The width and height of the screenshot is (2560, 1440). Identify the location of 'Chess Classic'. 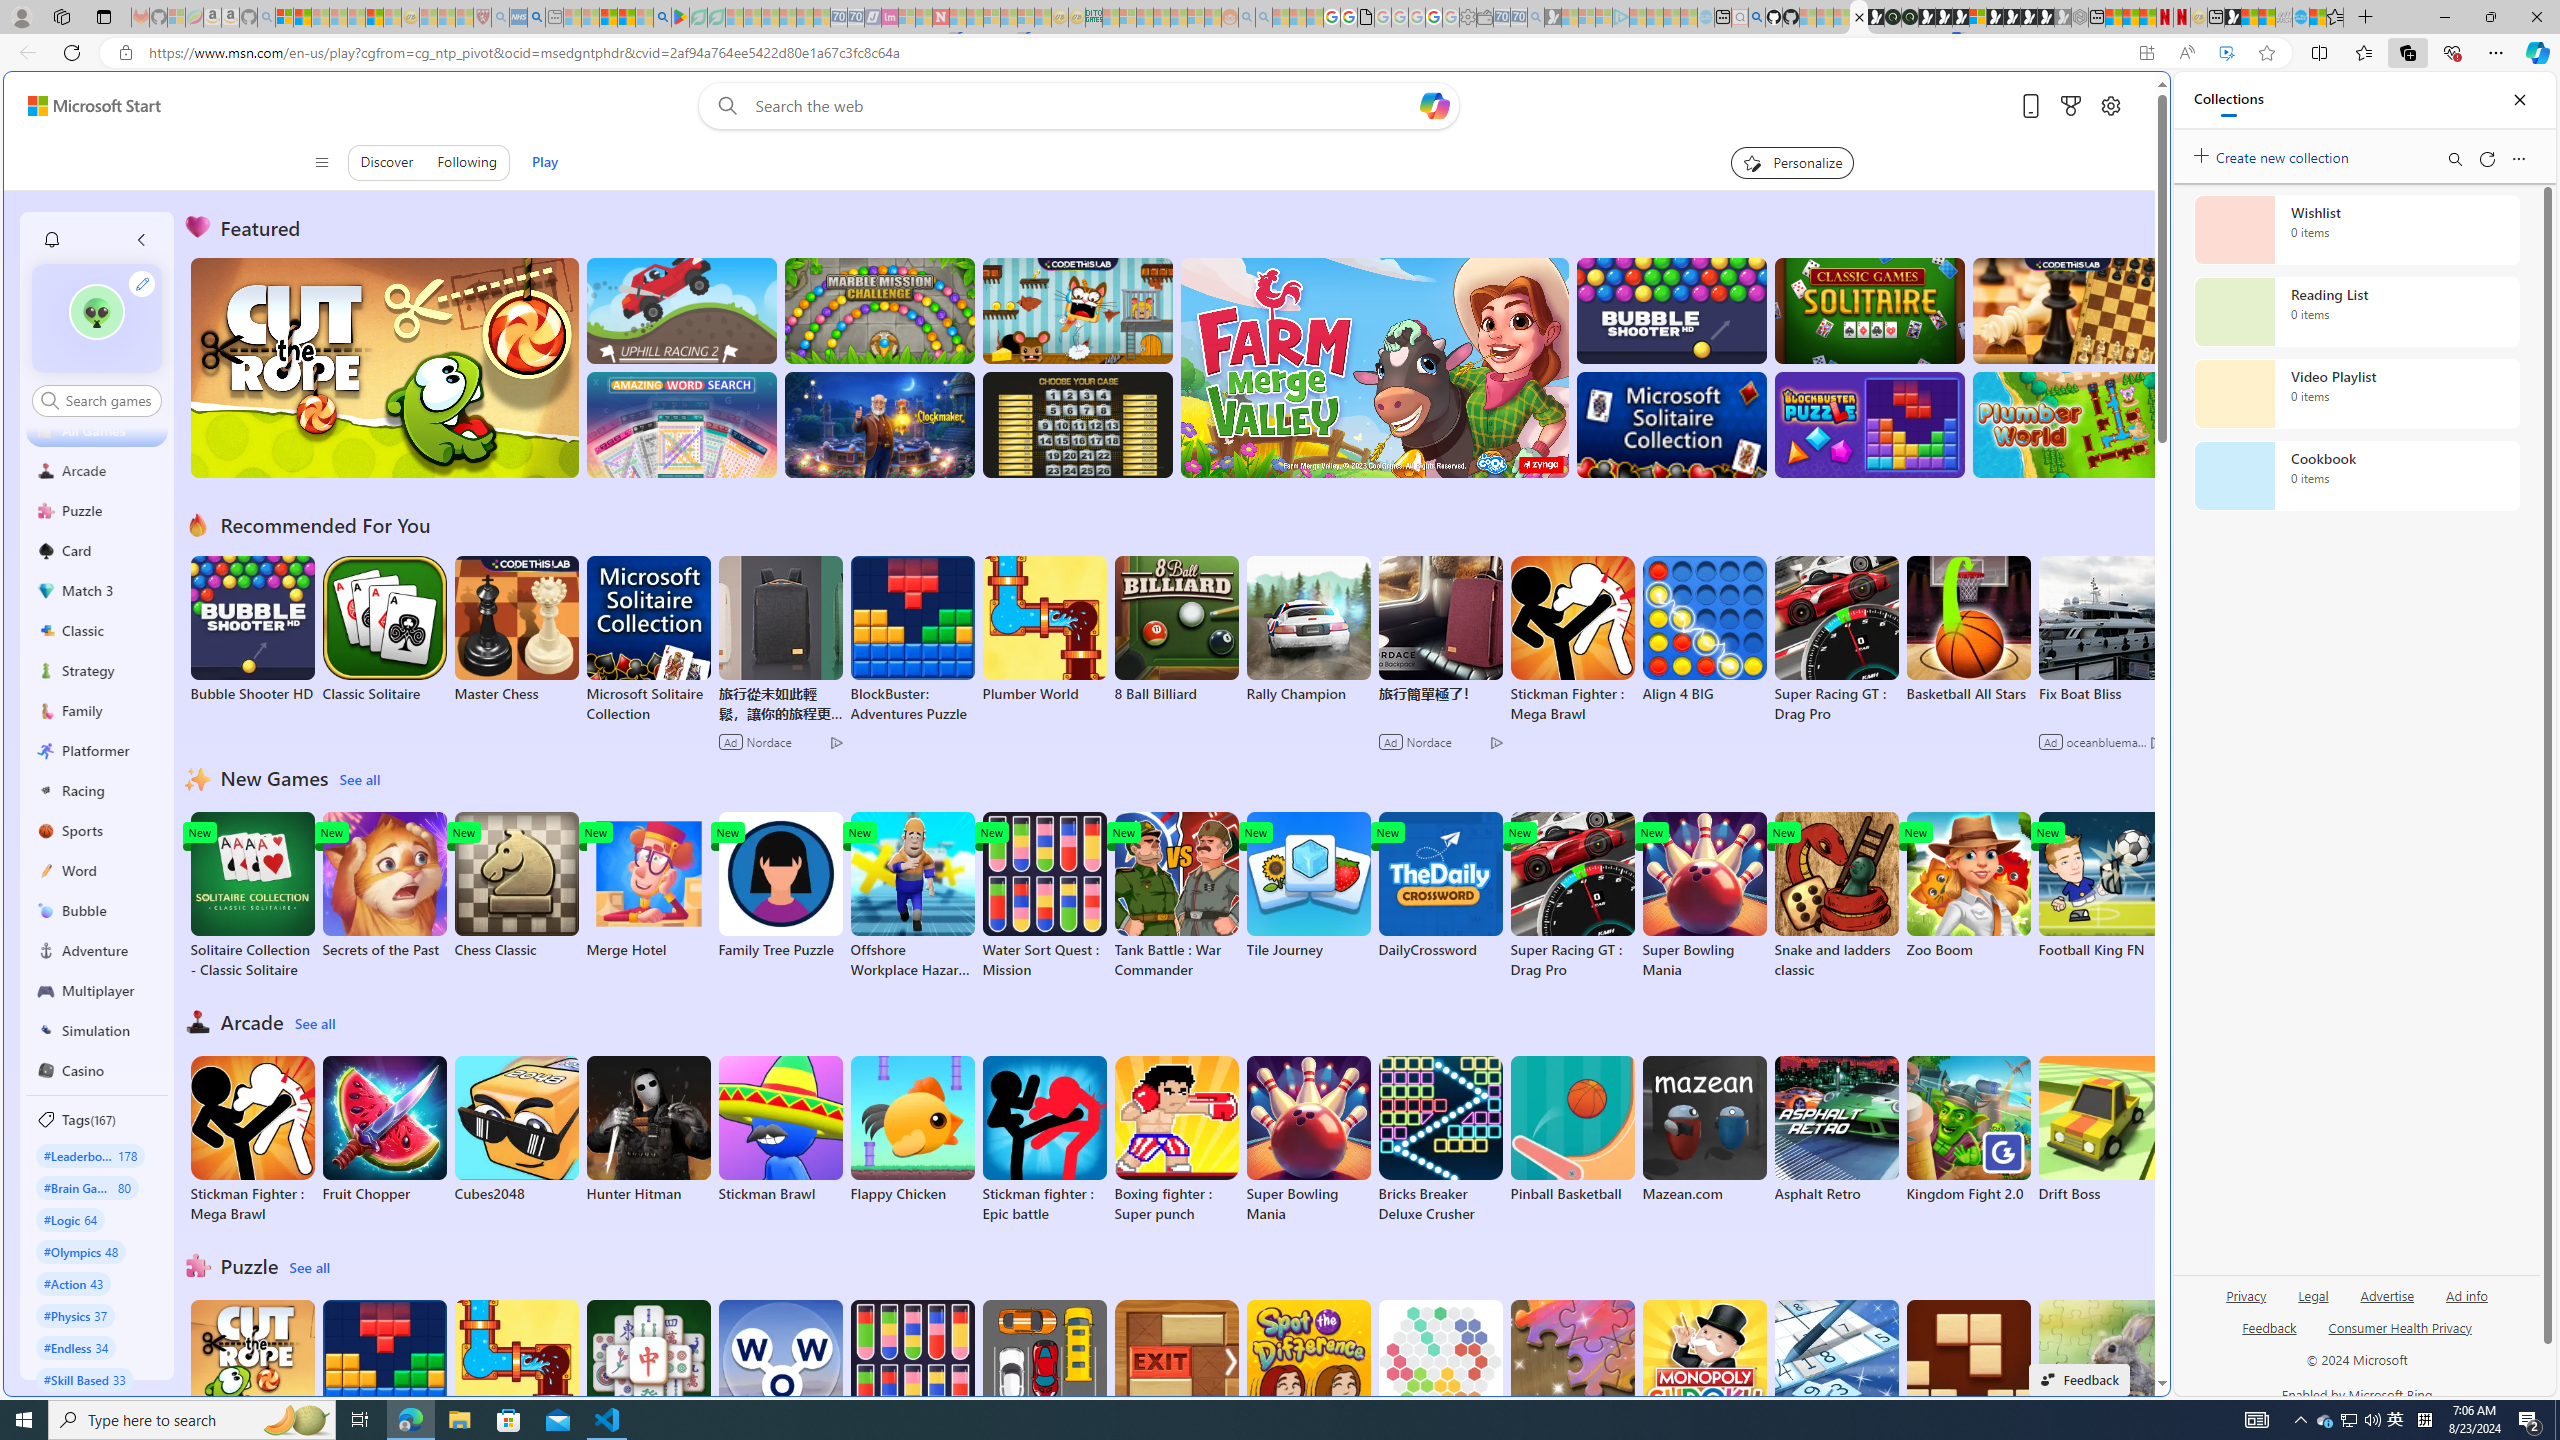
(514, 885).